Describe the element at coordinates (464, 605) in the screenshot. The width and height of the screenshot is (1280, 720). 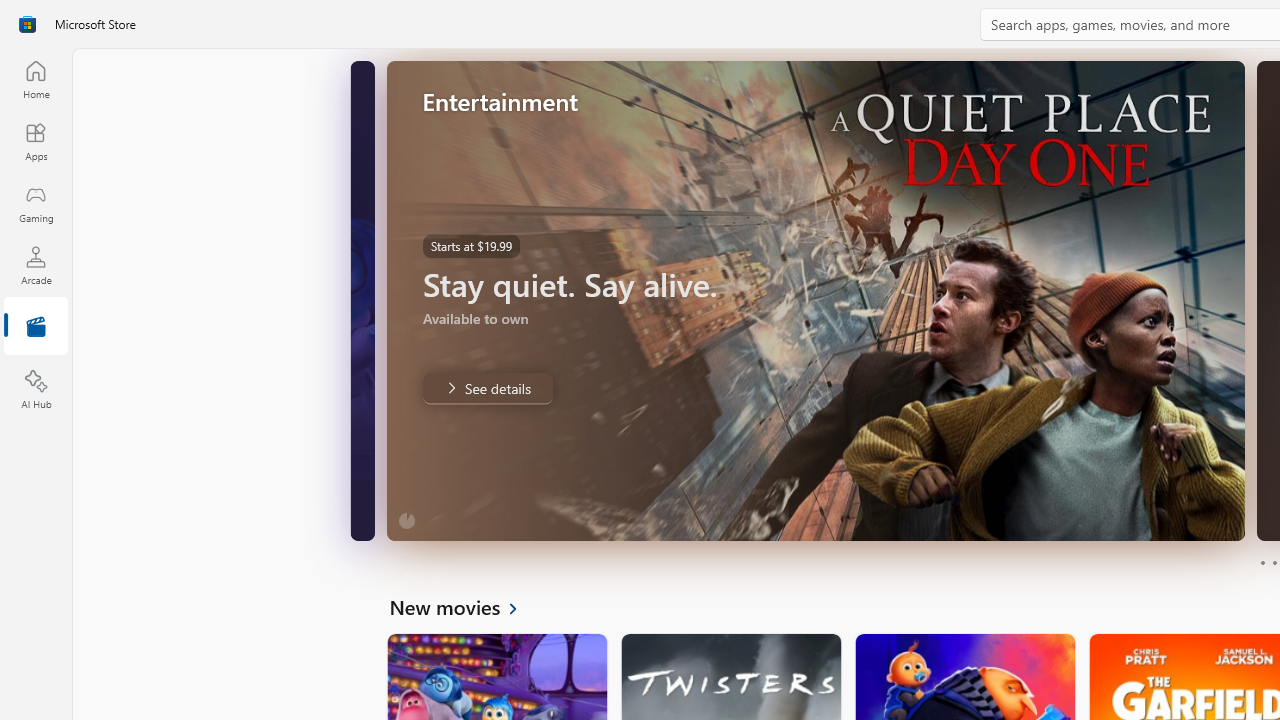
I see `'See all  New movies'` at that location.